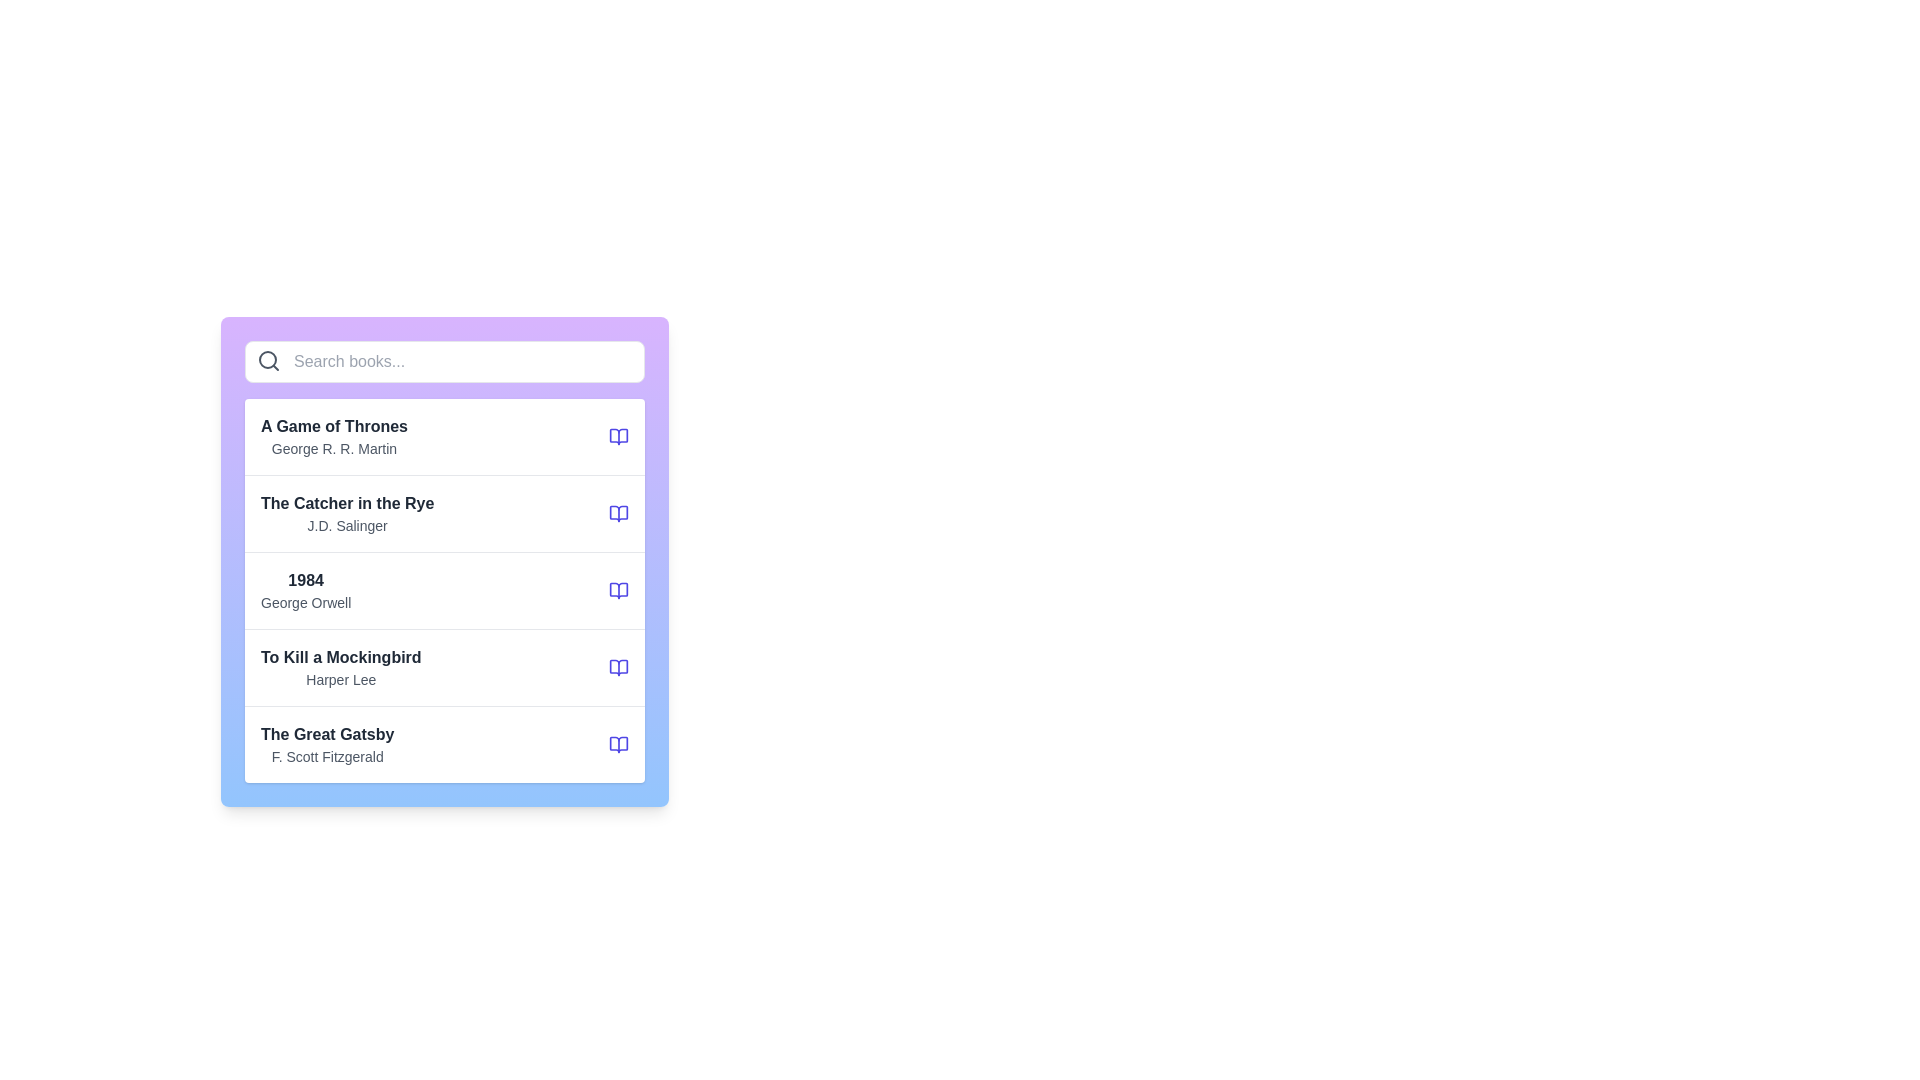  Describe the element at coordinates (618, 744) in the screenshot. I see `the open book icon in text-indigo-600 color located near the bottom-right corner of 'The Great Gatsby' box` at that location.